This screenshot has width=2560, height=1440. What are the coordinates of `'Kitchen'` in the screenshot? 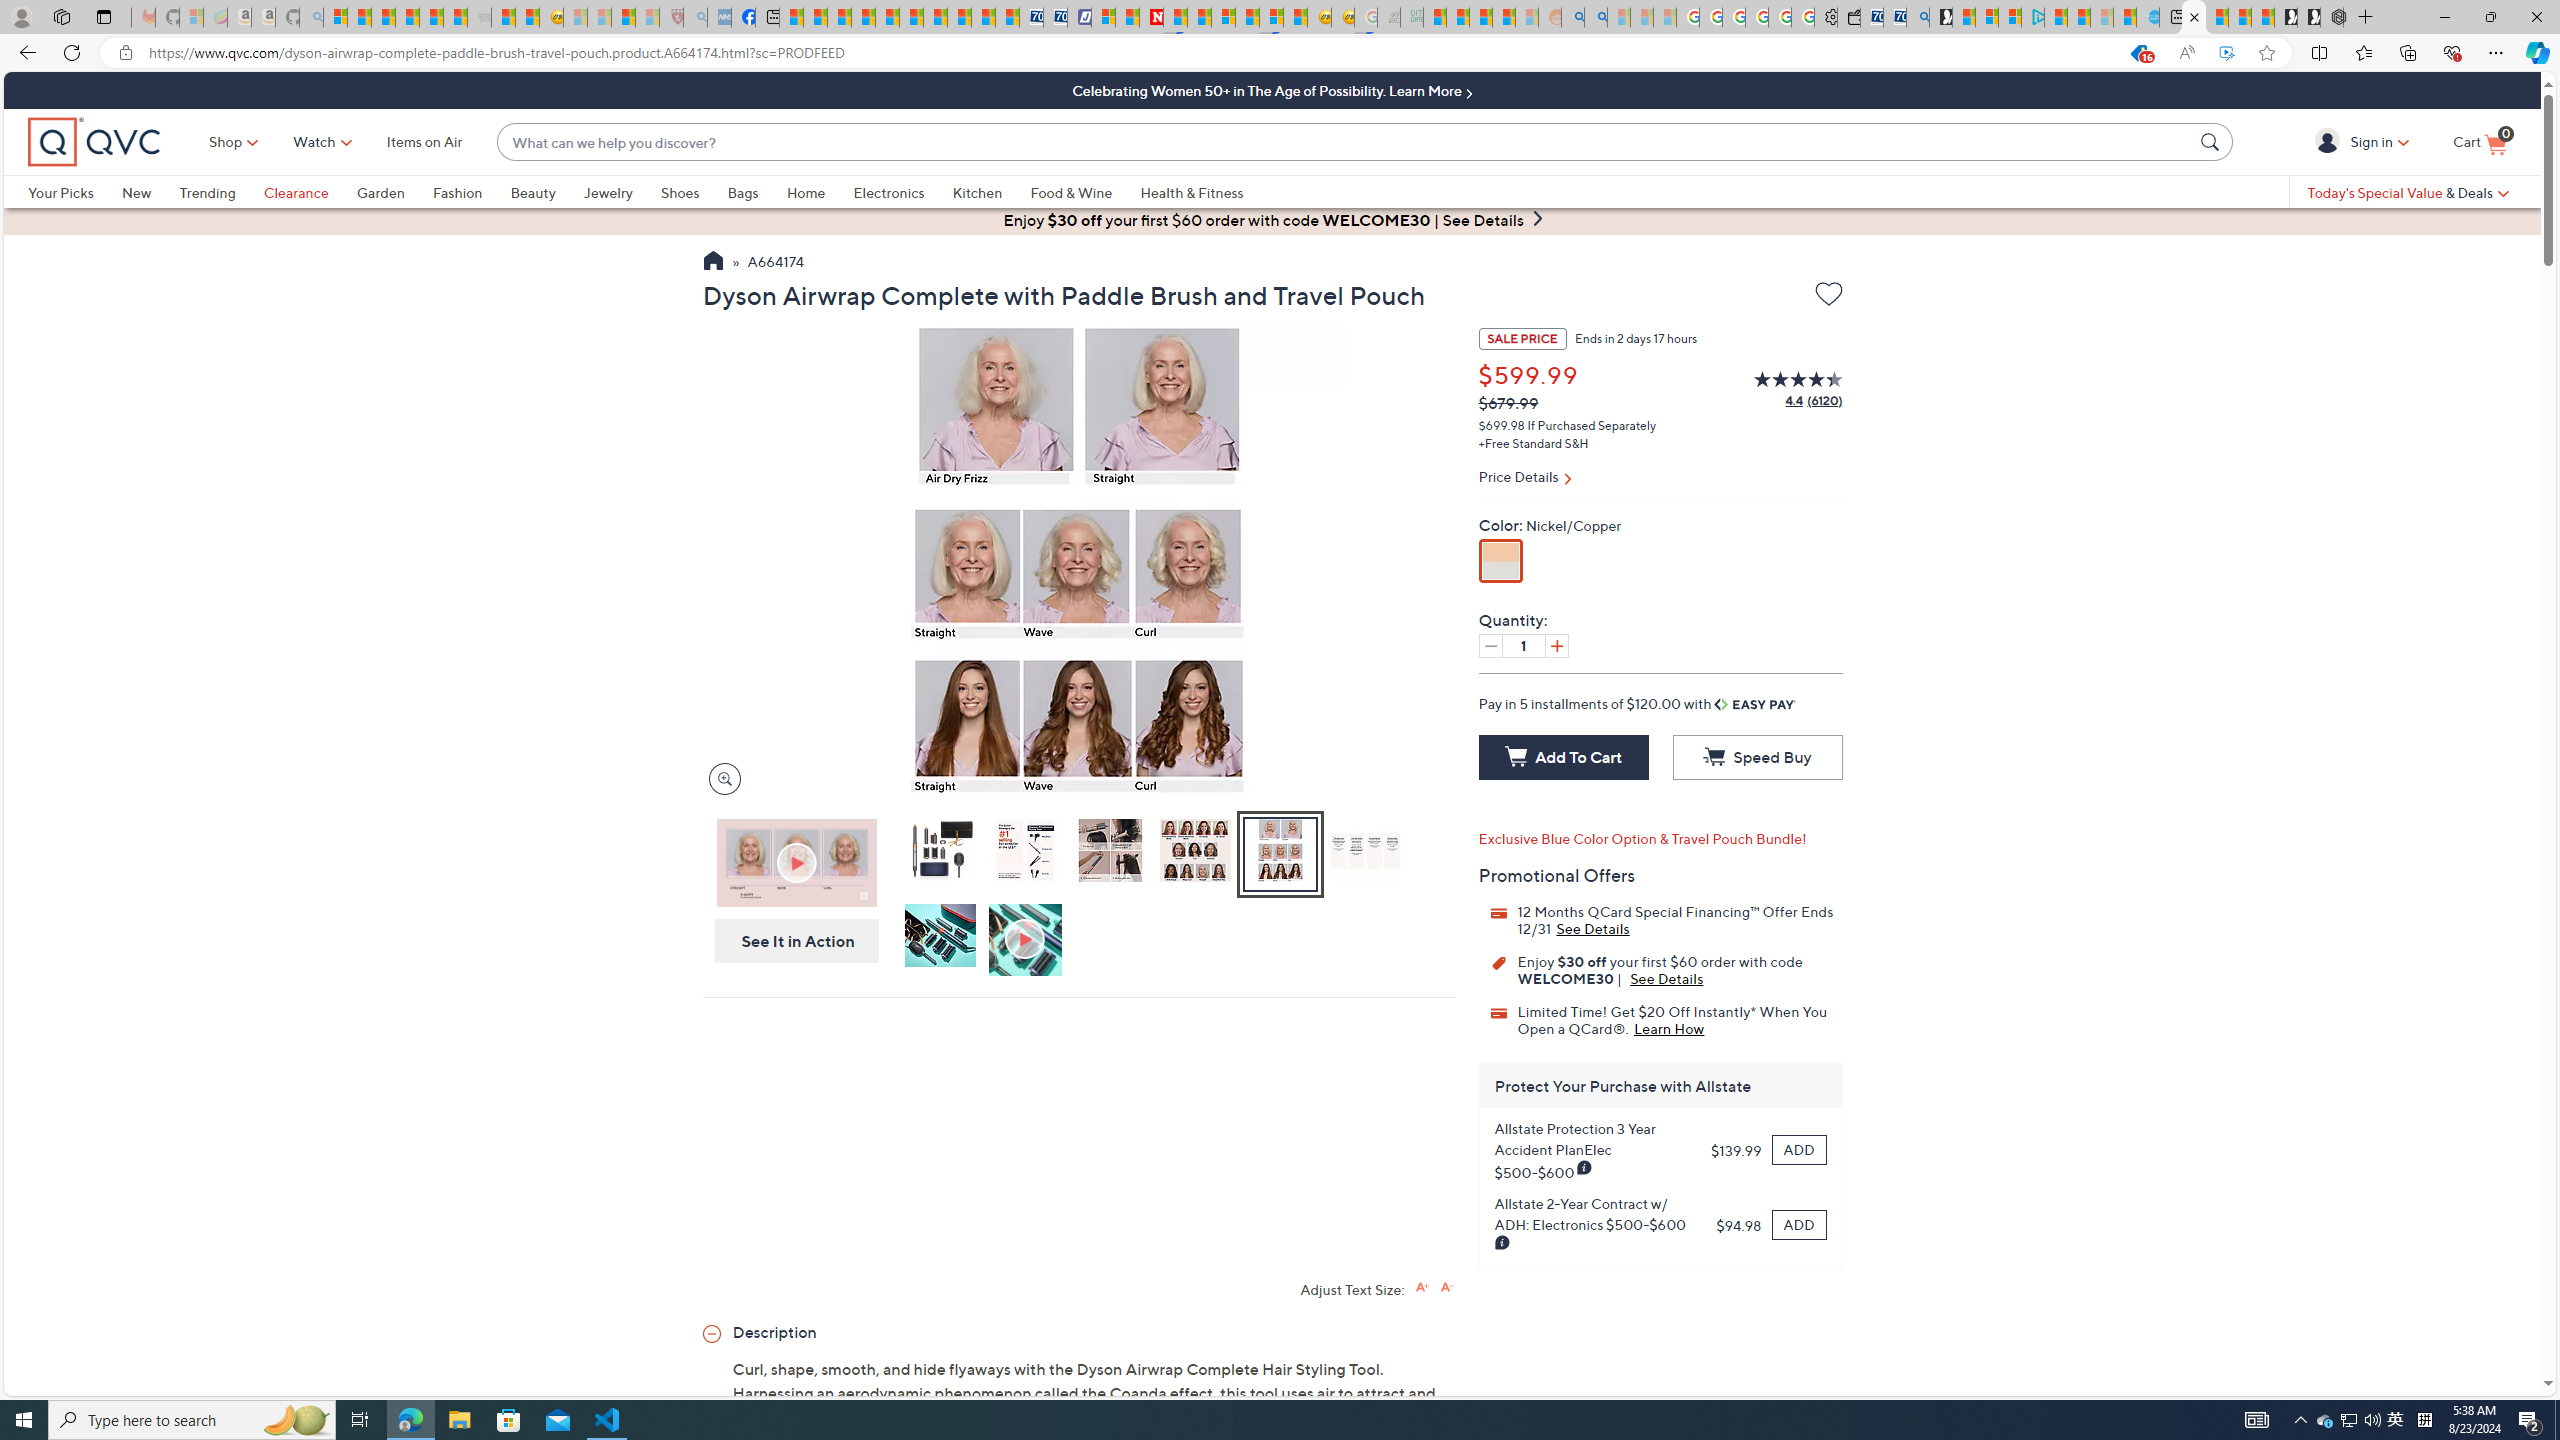 It's located at (991, 191).